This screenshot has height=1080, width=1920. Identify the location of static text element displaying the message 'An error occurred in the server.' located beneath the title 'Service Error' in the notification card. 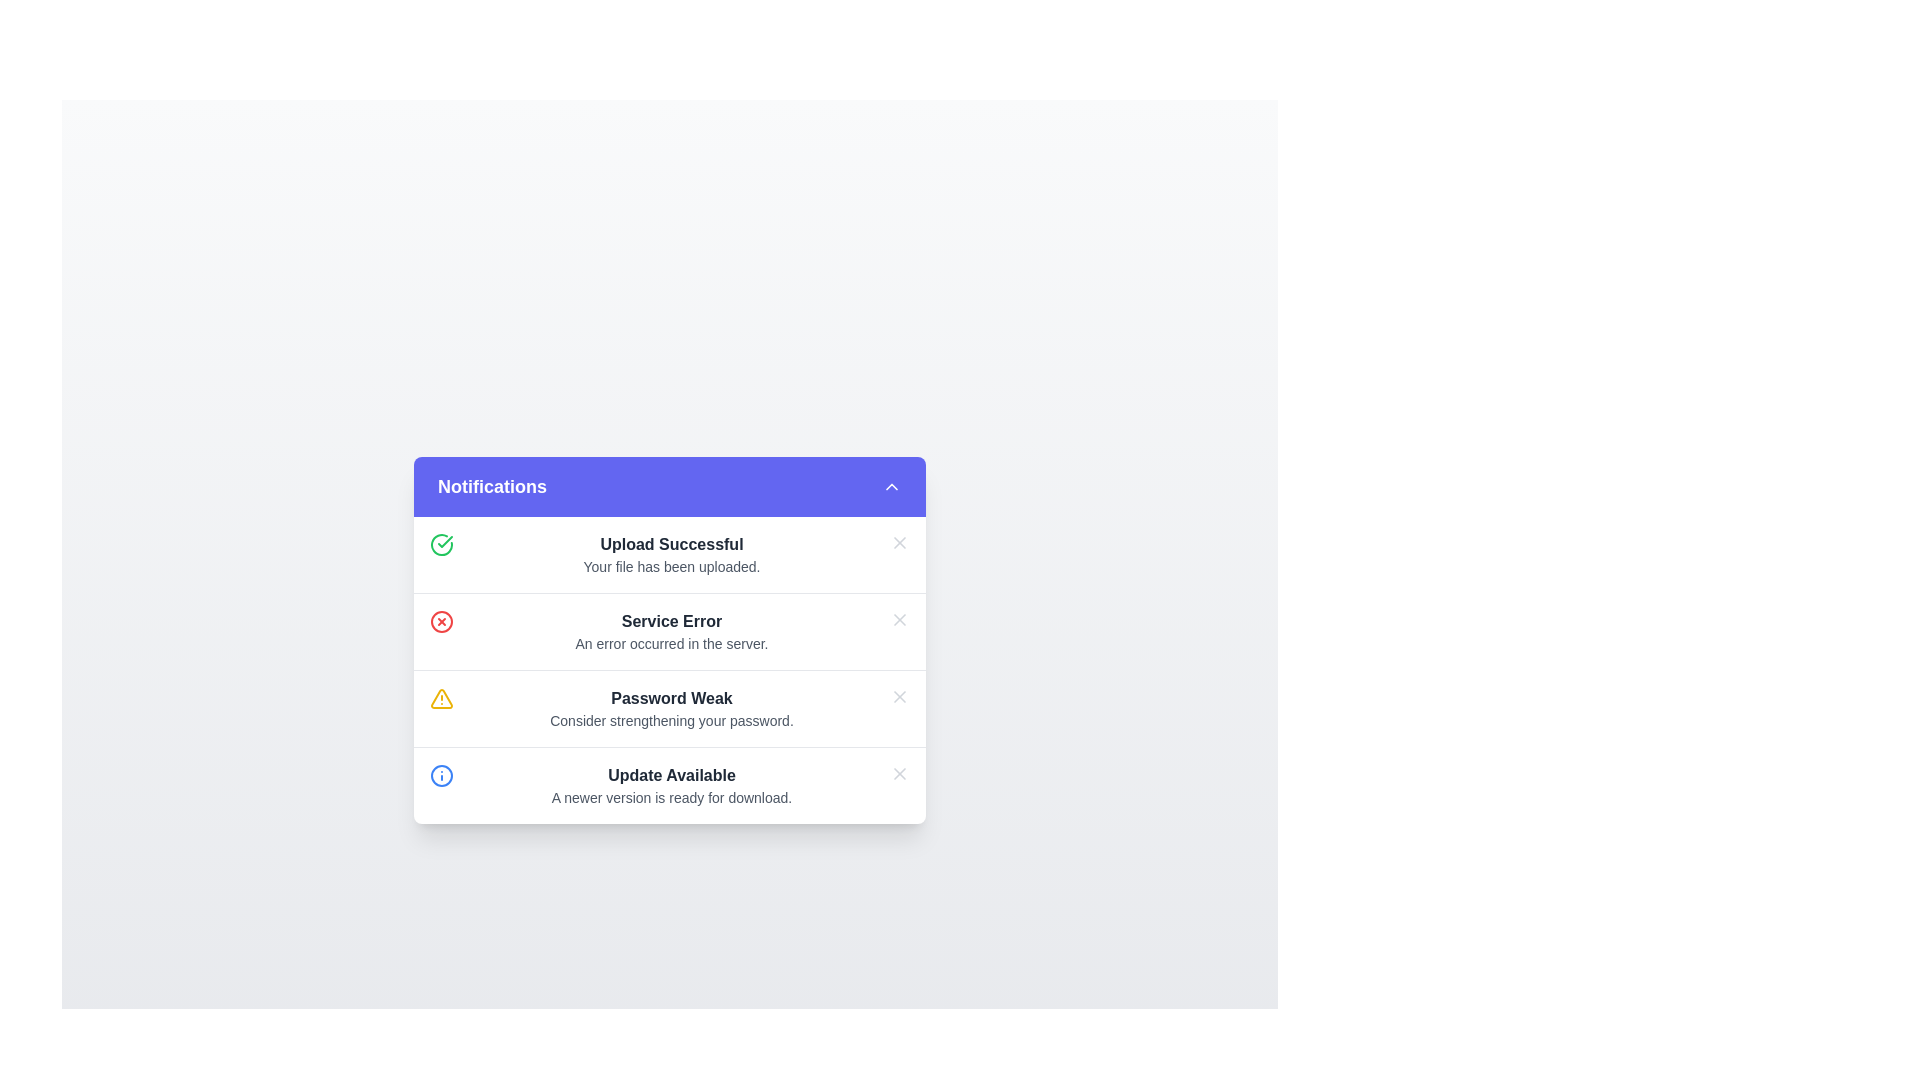
(672, 643).